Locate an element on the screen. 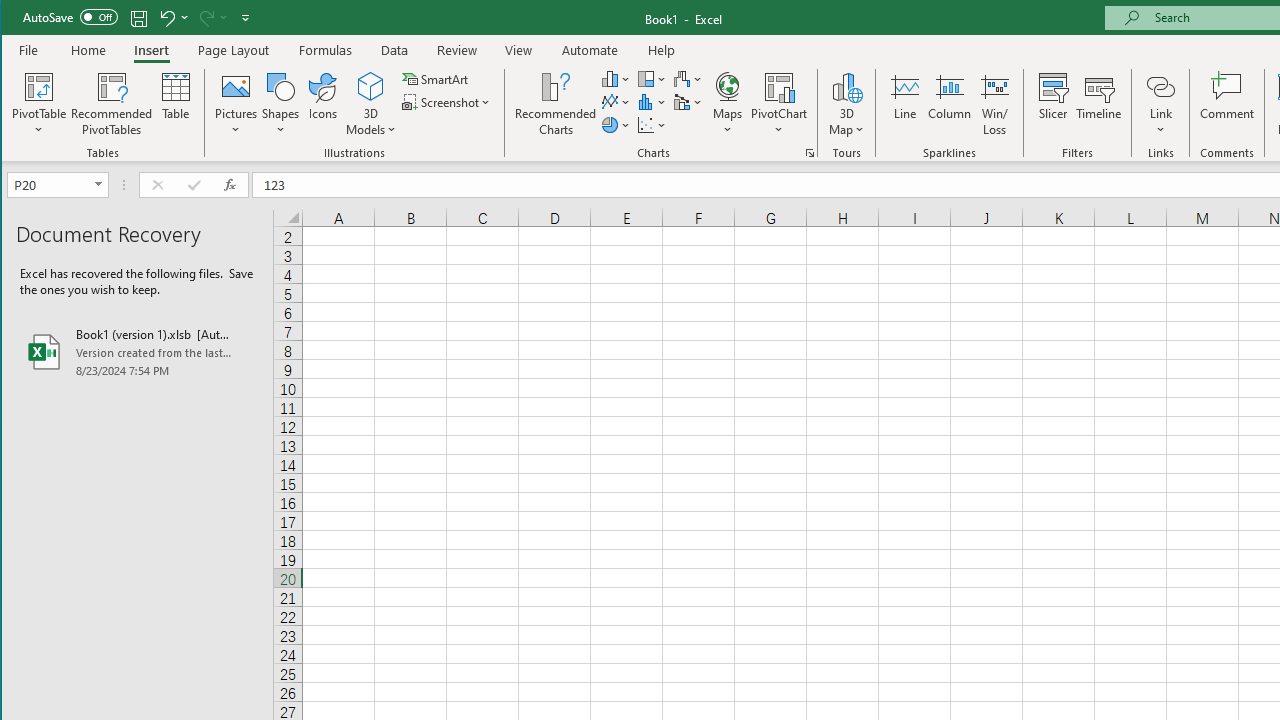 This screenshot has width=1280, height=720. 'PivotChart' is located at coordinates (778, 104).